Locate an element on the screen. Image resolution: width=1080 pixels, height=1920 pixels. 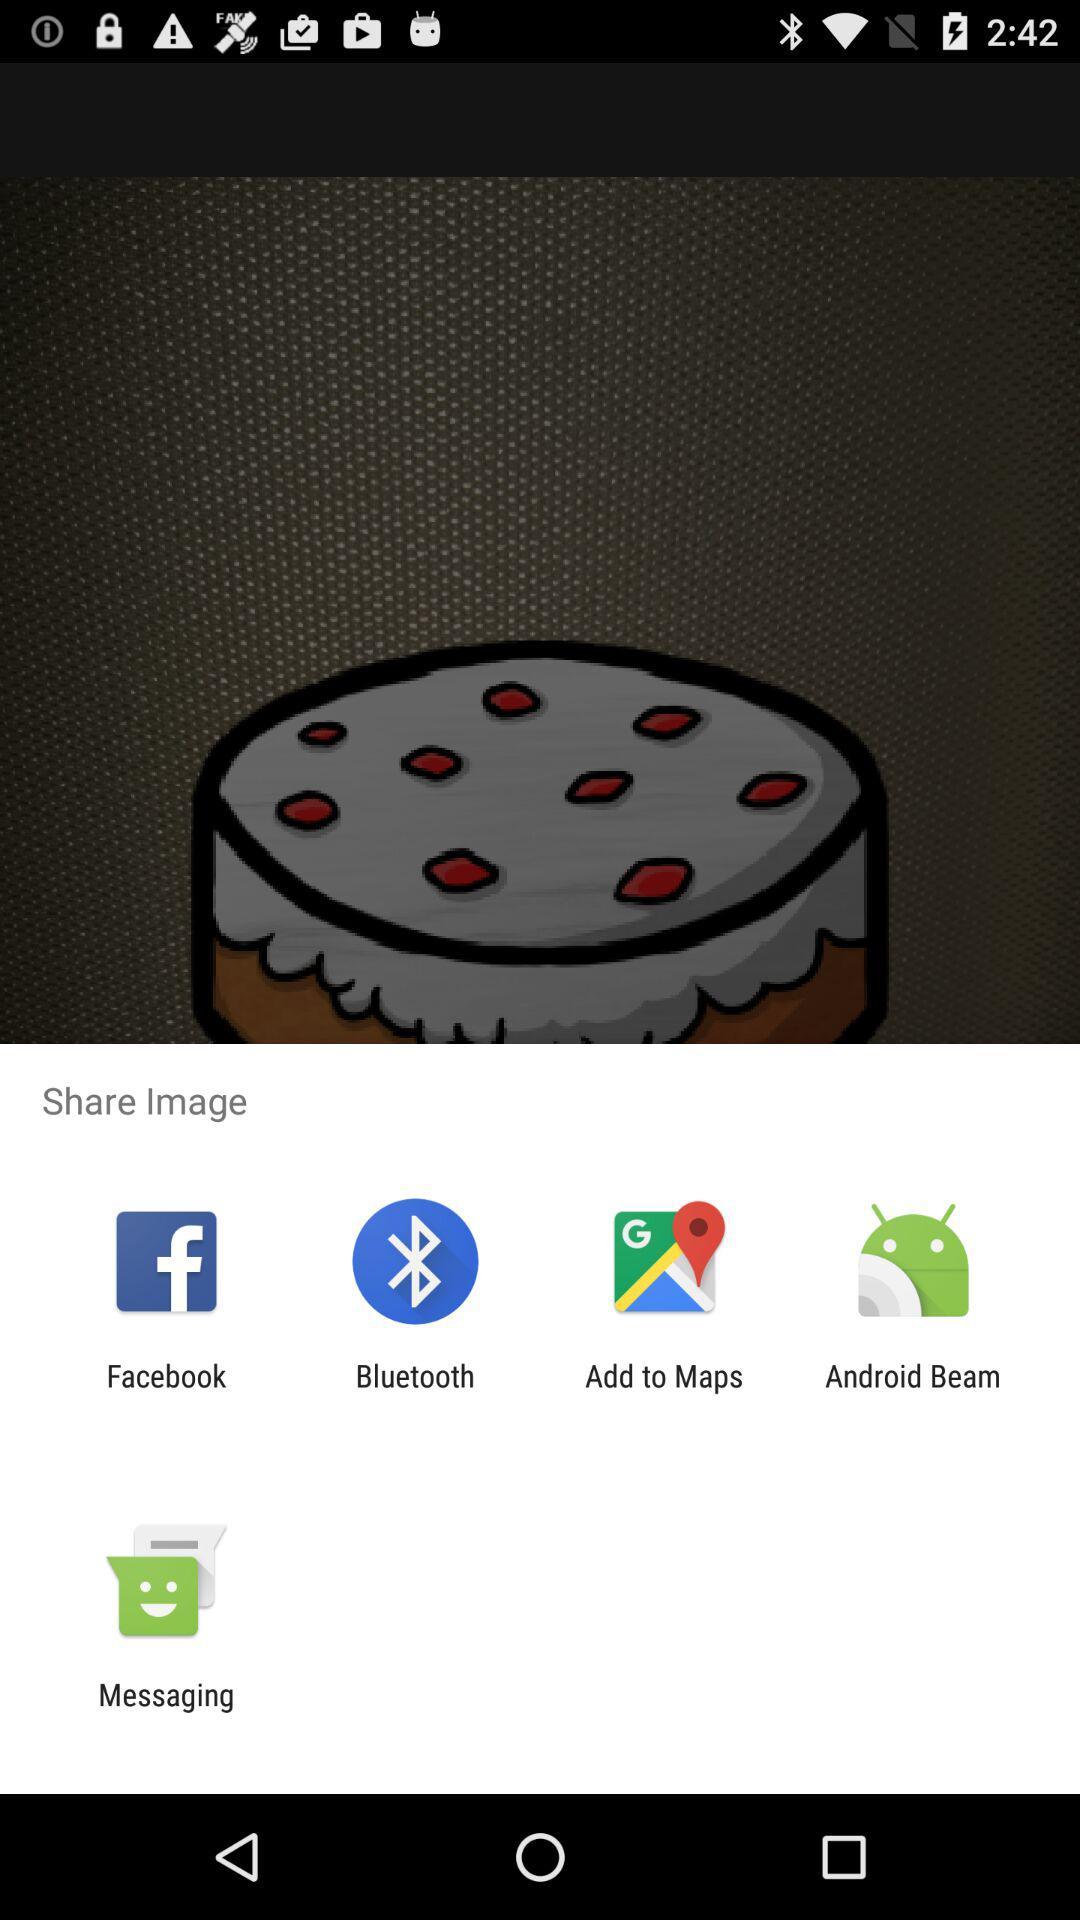
the facebook app is located at coordinates (165, 1392).